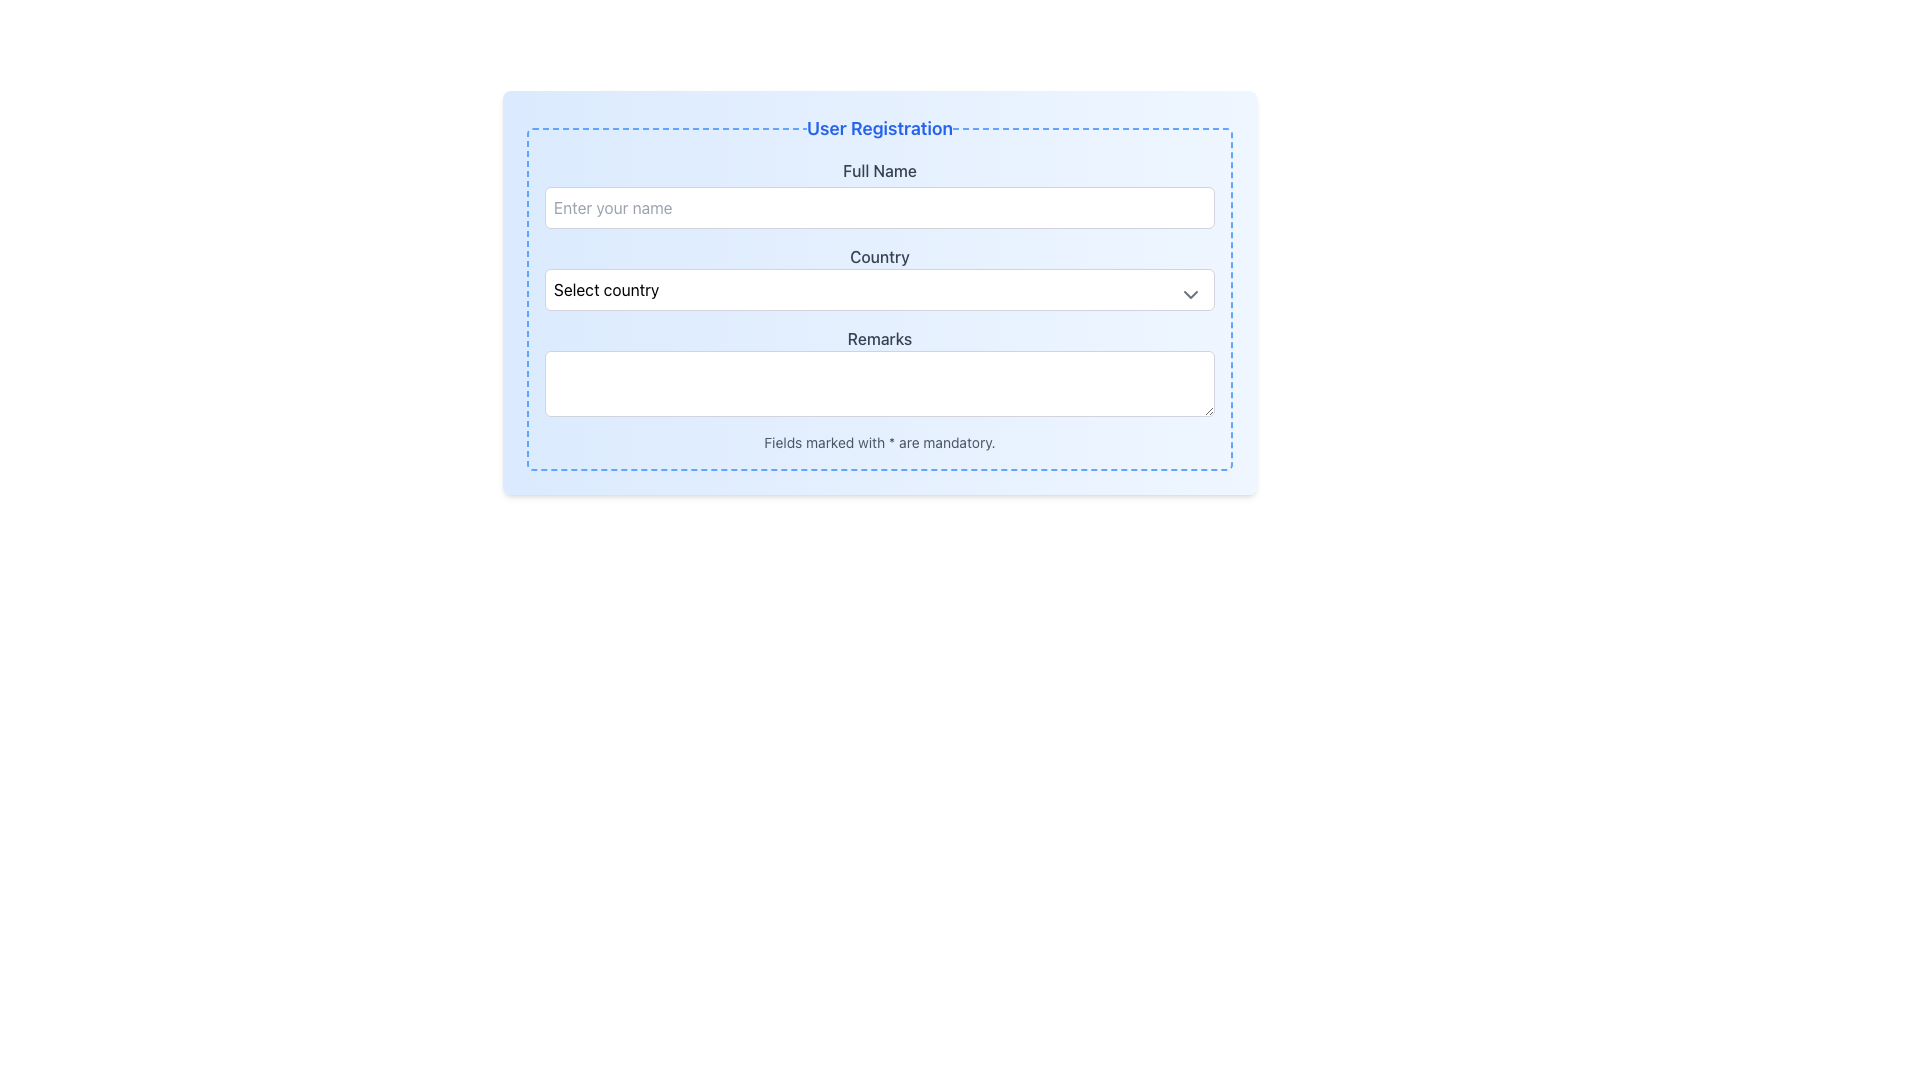  I want to click on text label 'Full Name' which is displayed in gray font above the 'Enter your name' input field in the form section, so click(879, 169).